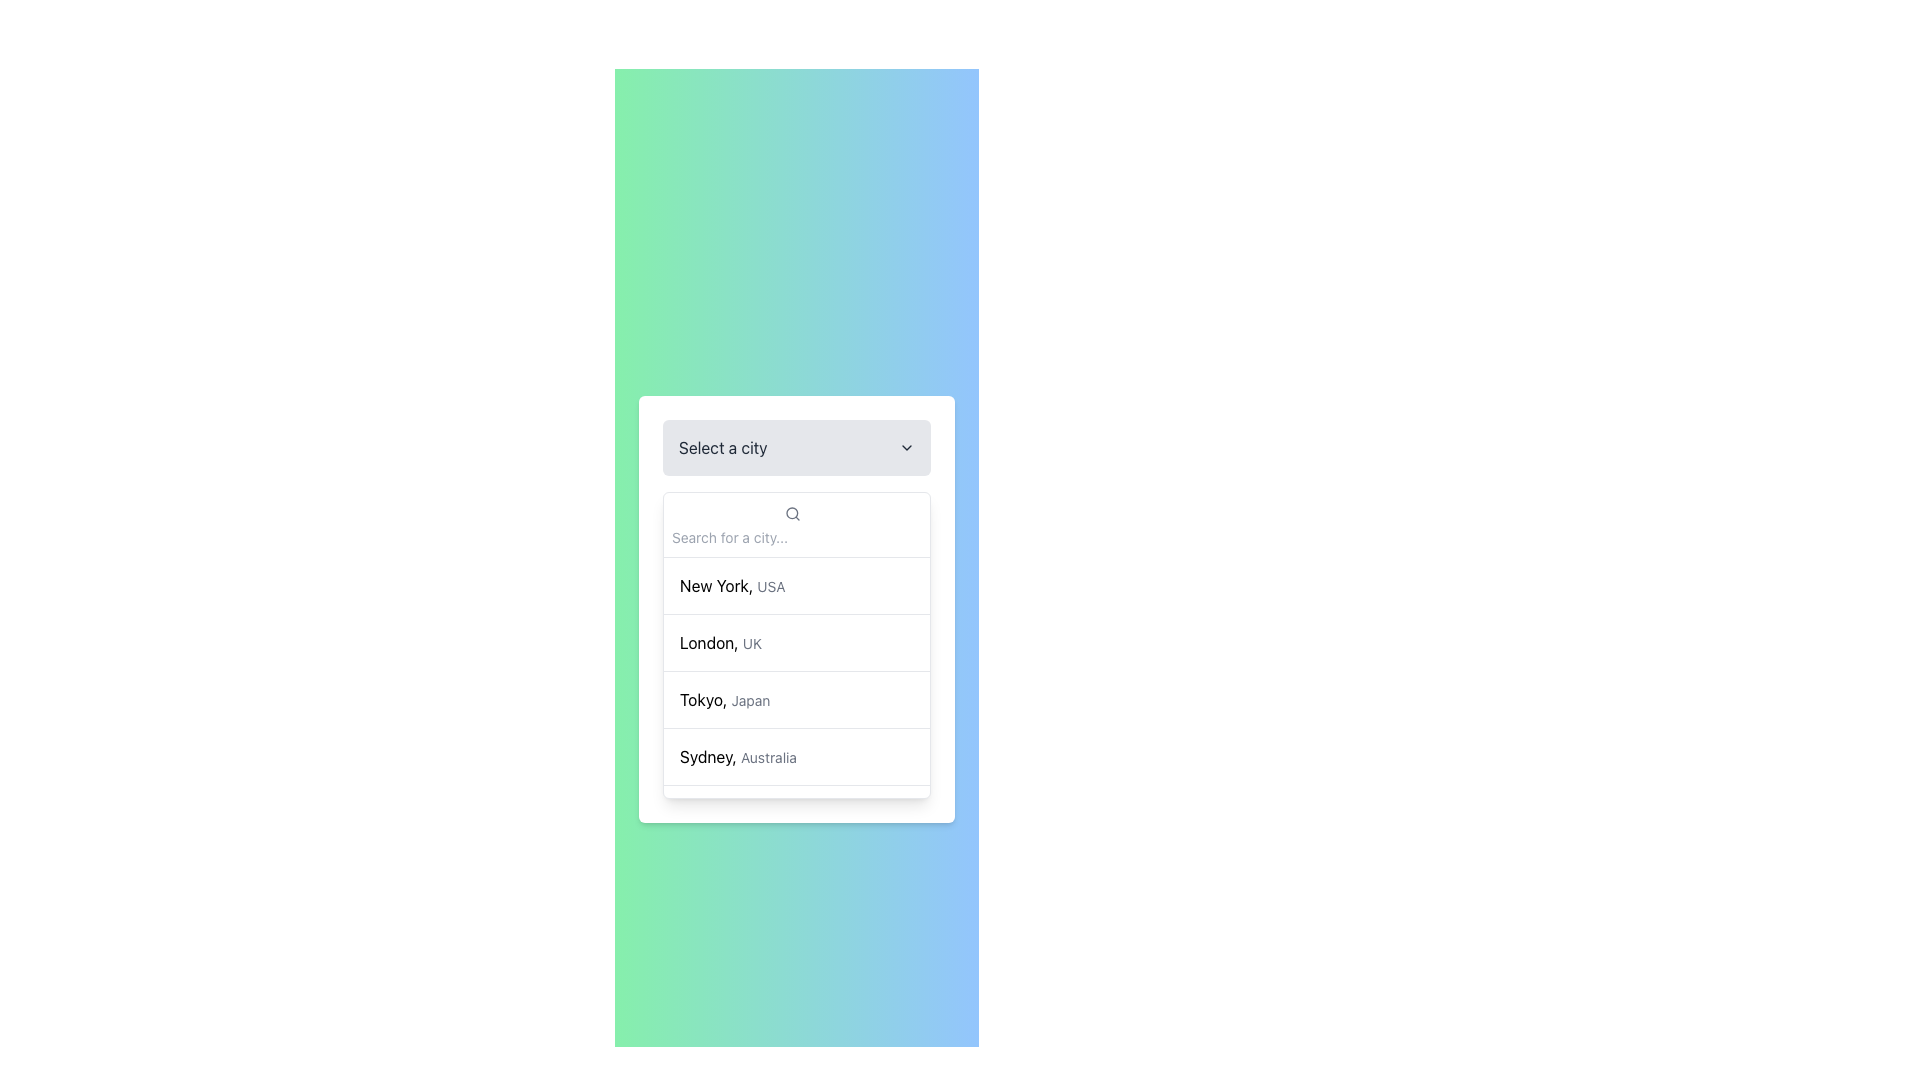 This screenshot has height=1080, width=1920. I want to click on the list item representing 'London, UK' in the dropdown menu, so click(795, 644).